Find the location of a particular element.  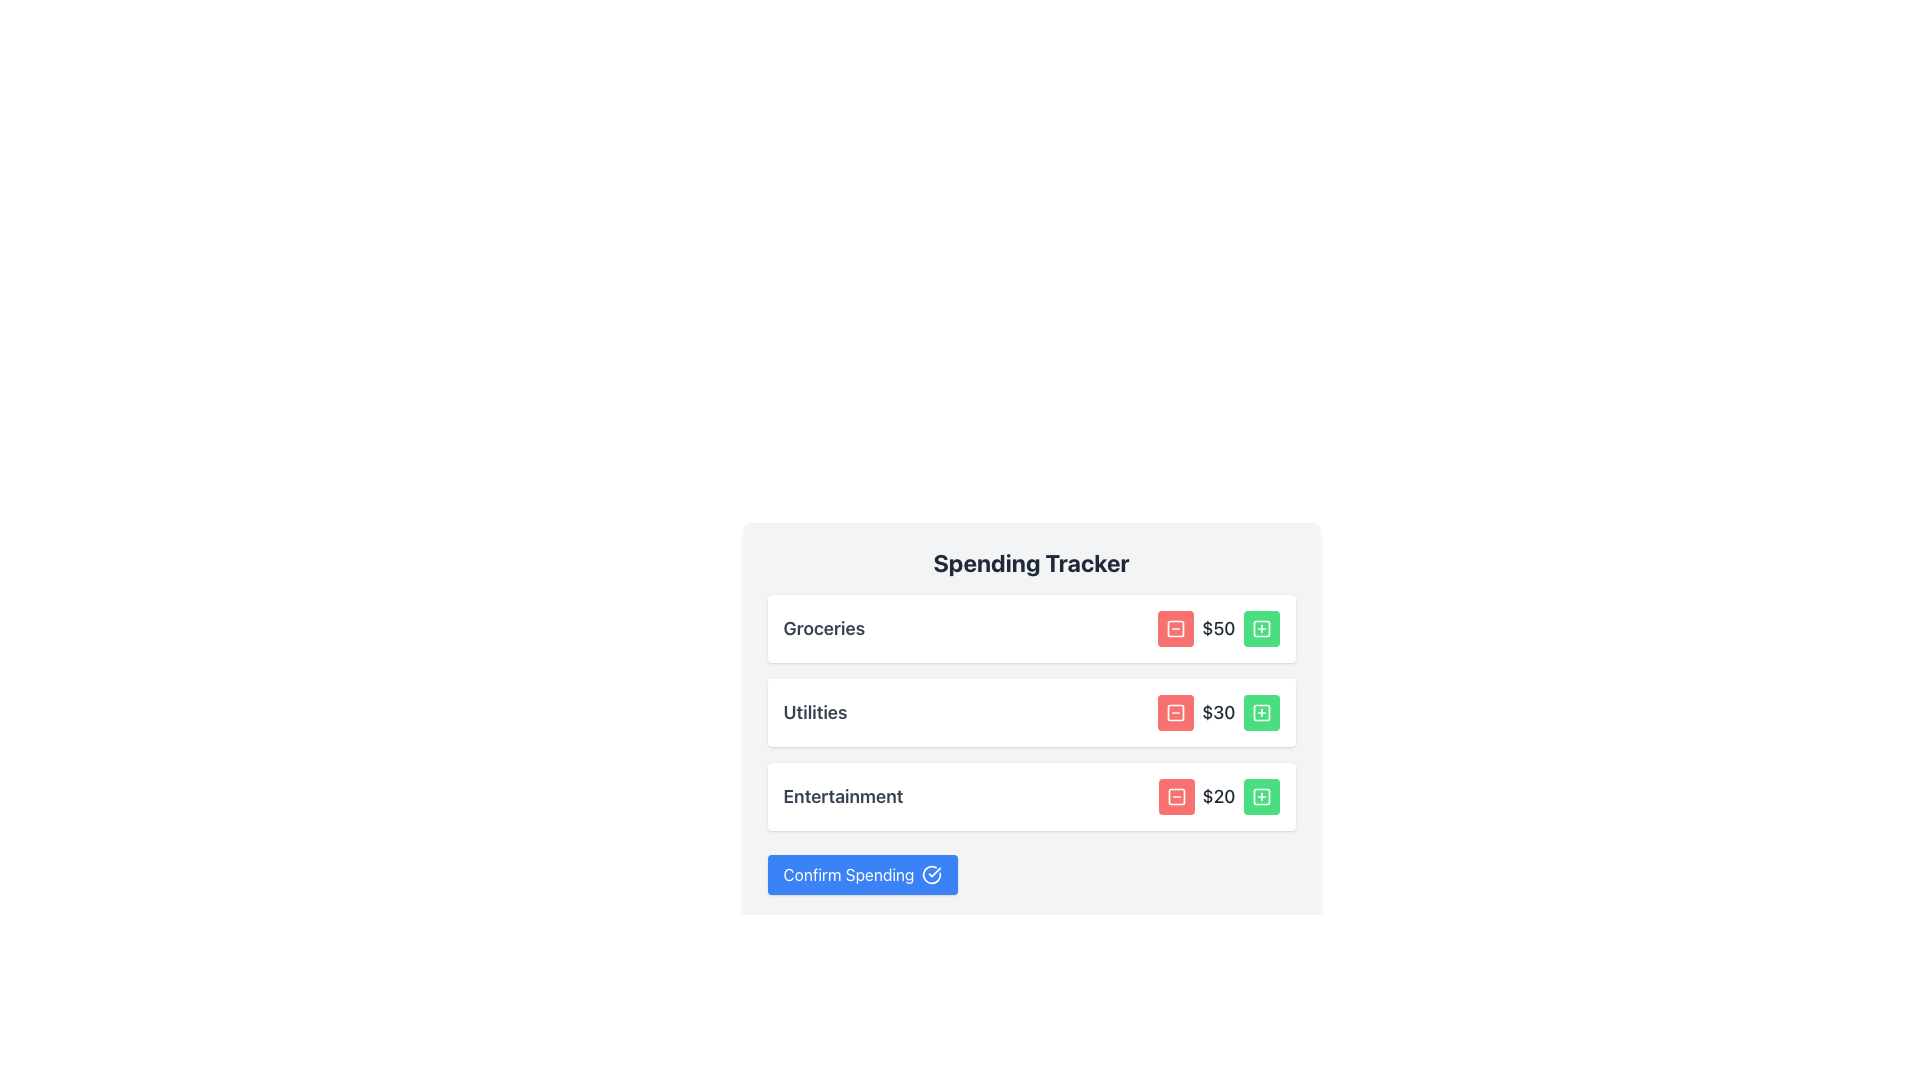

the rightmost green icon (square-plus) in the middle row of the Utilities section is located at coordinates (1260, 712).